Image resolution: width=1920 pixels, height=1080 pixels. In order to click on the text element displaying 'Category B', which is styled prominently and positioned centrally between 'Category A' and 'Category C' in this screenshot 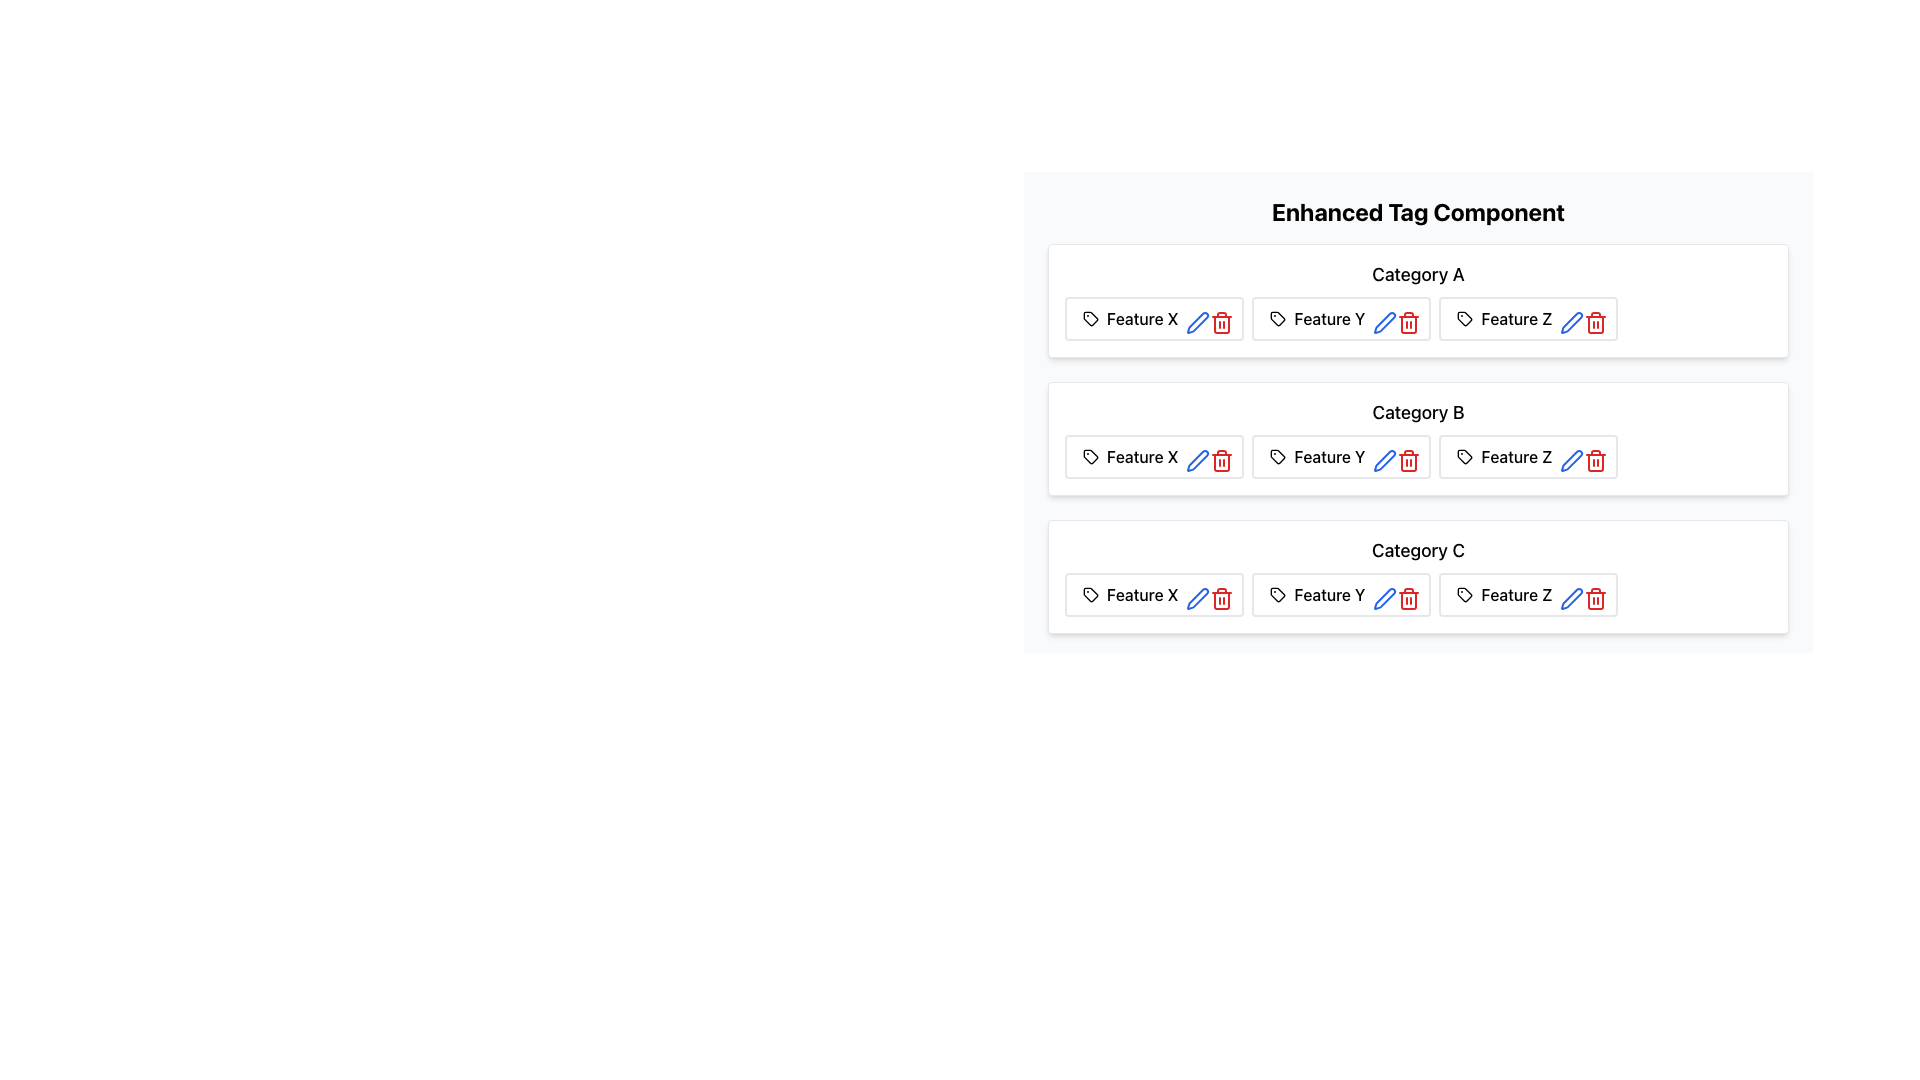, I will do `click(1417, 411)`.